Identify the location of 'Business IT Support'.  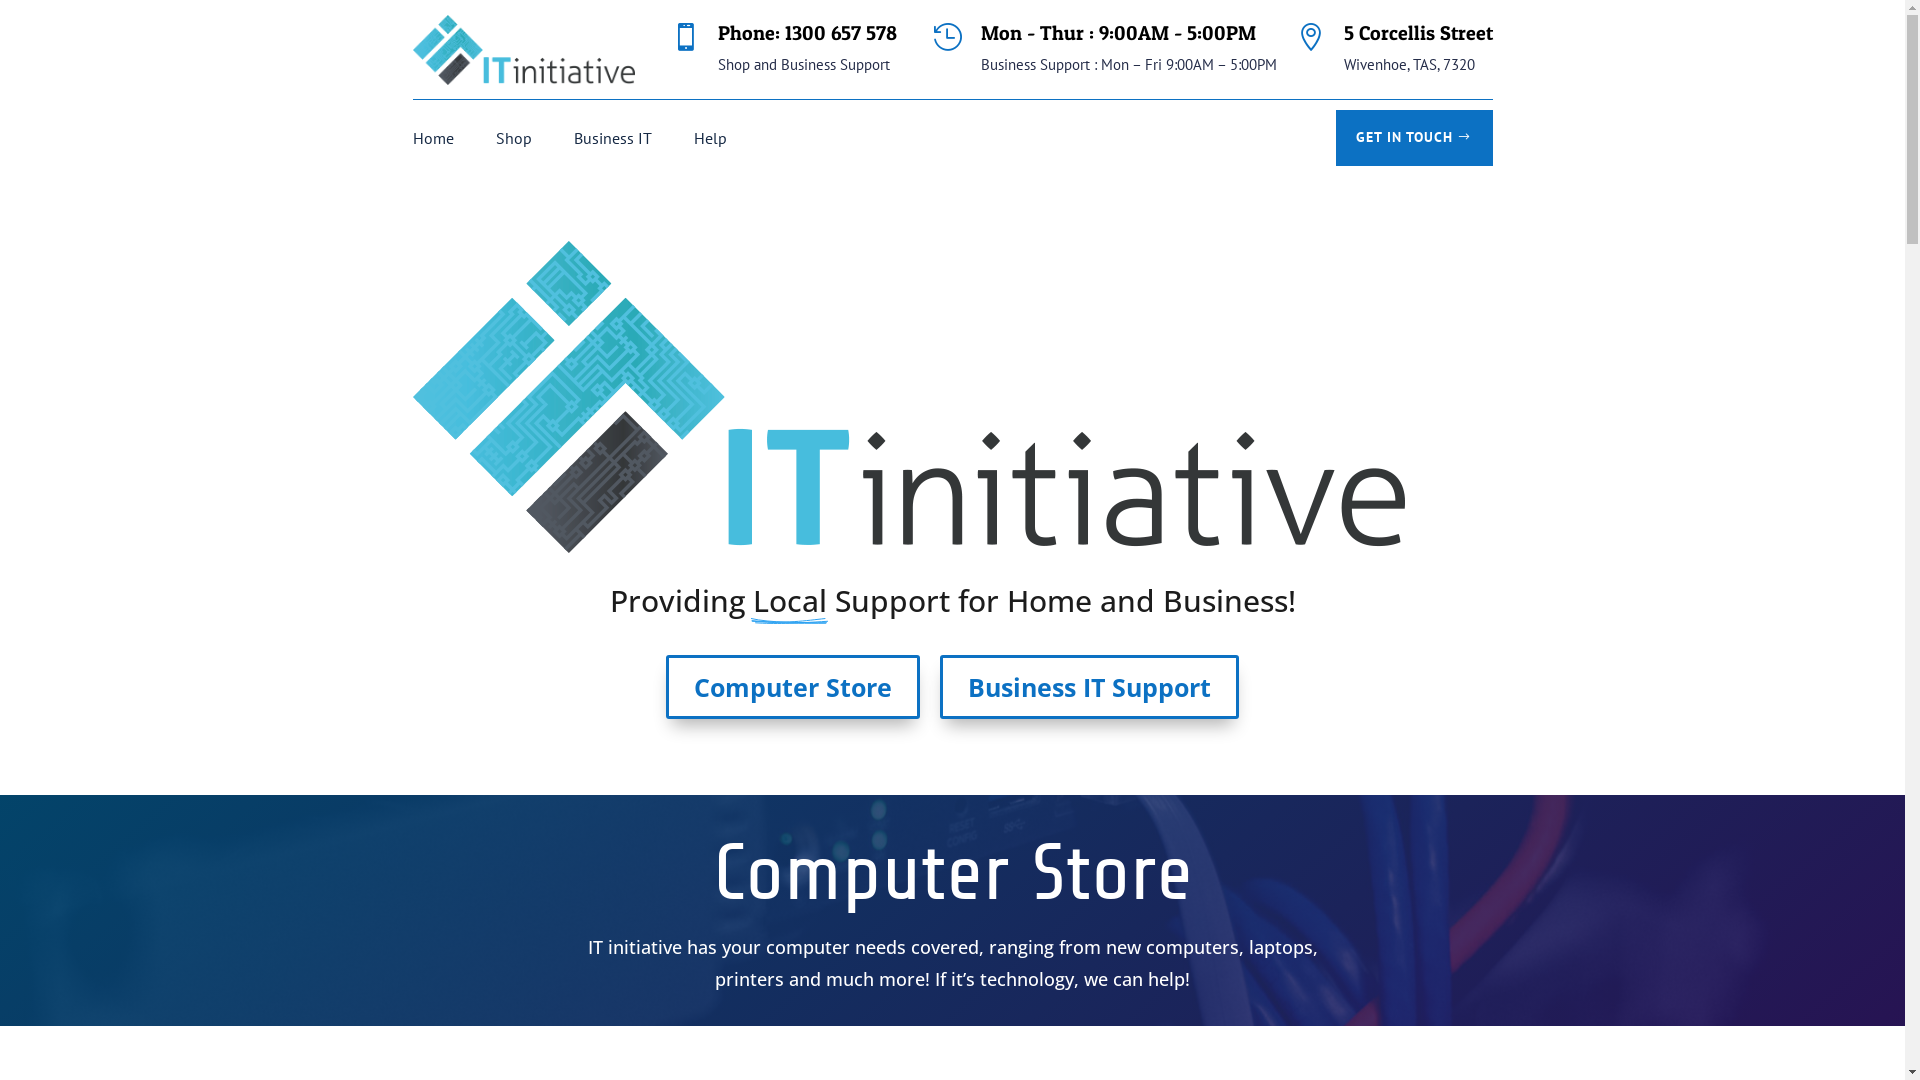
(939, 685).